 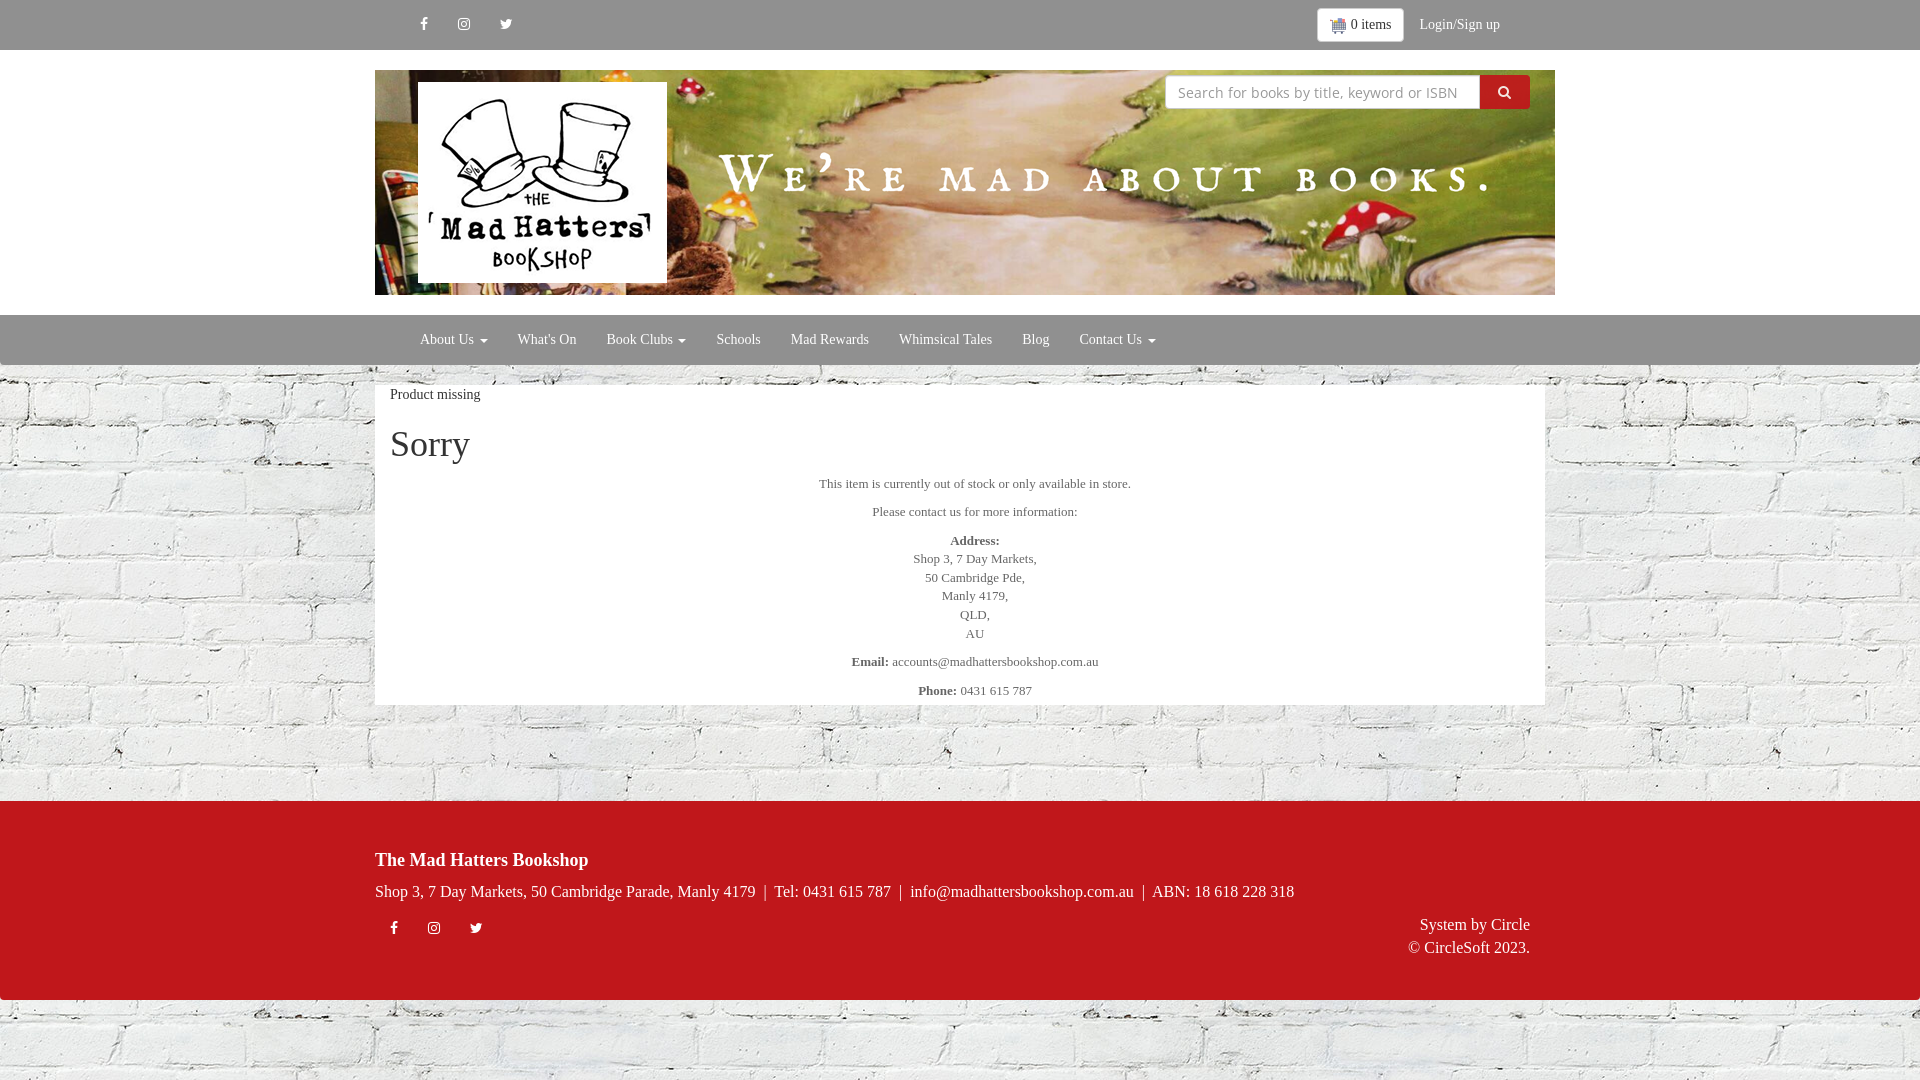 What do you see at coordinates (1022, 890) in the screenshot?
I see `'info@madhattersbookshop.com.au'` at bounding box center [1022, 890].